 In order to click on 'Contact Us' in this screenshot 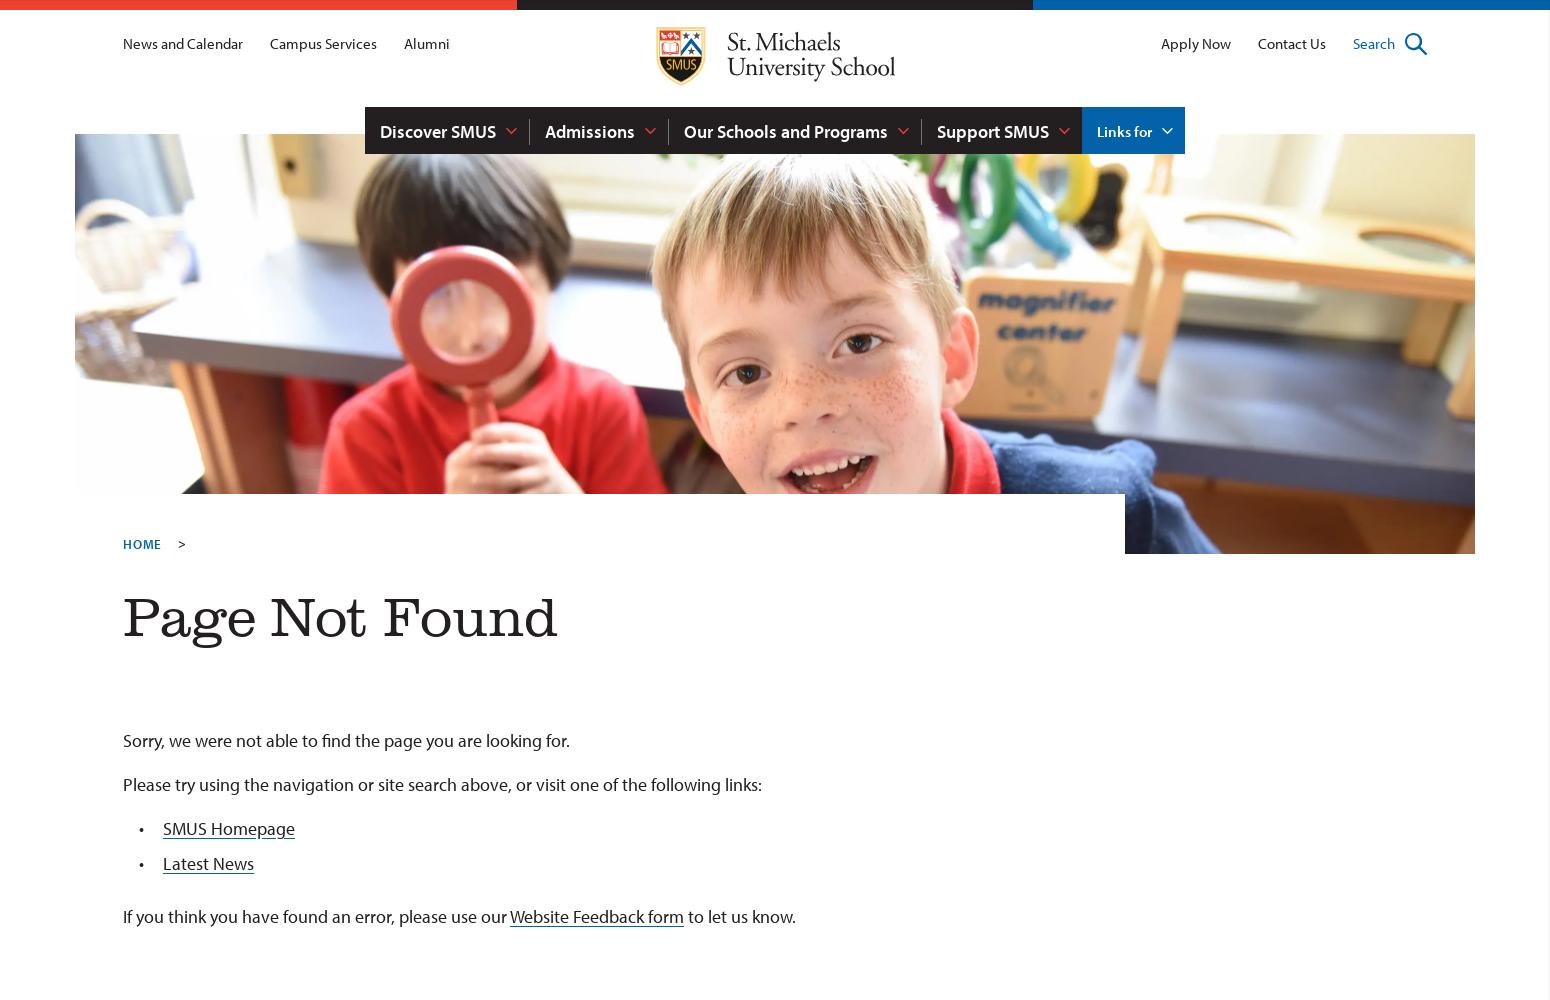, I will do `click(1256, 43)`.